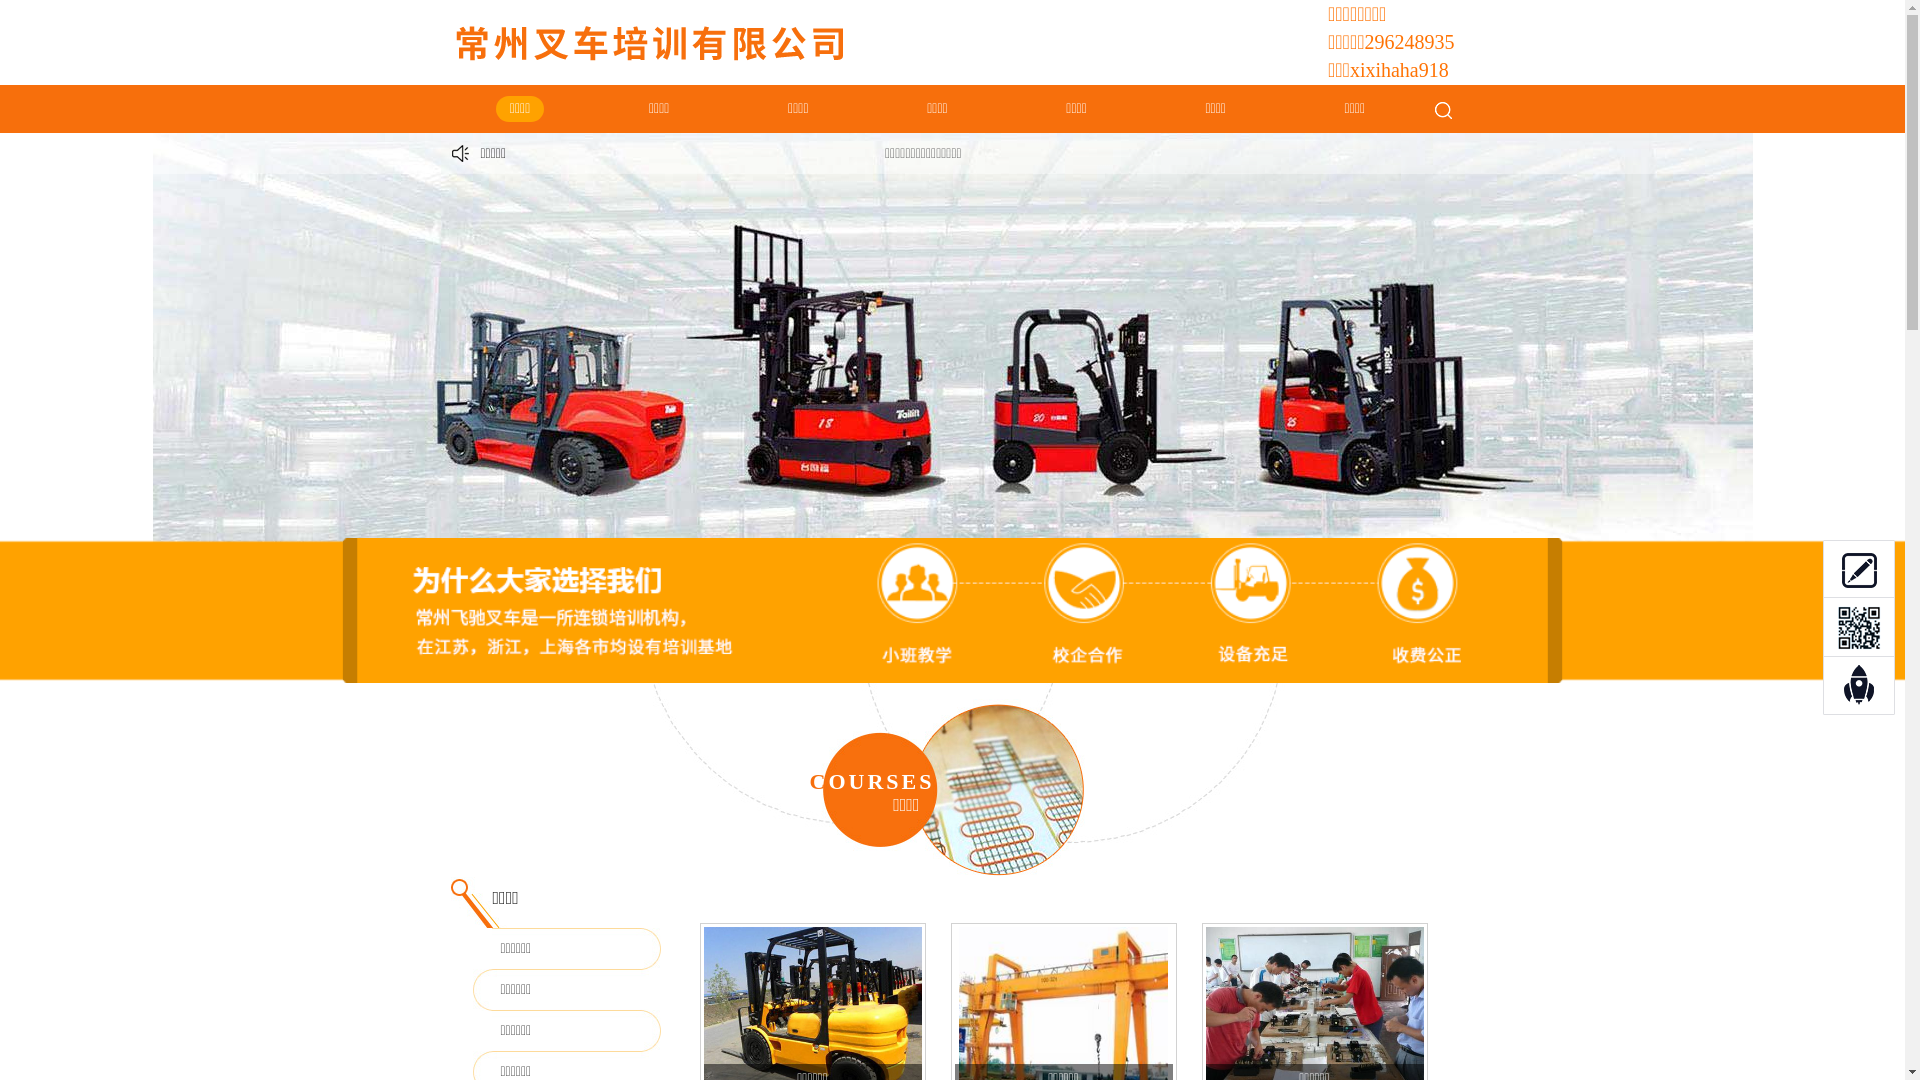 The image size is (1920, 1080). Describe the element at coordinates (1857, 568) in the screenshot. I see `'0'` at that location.